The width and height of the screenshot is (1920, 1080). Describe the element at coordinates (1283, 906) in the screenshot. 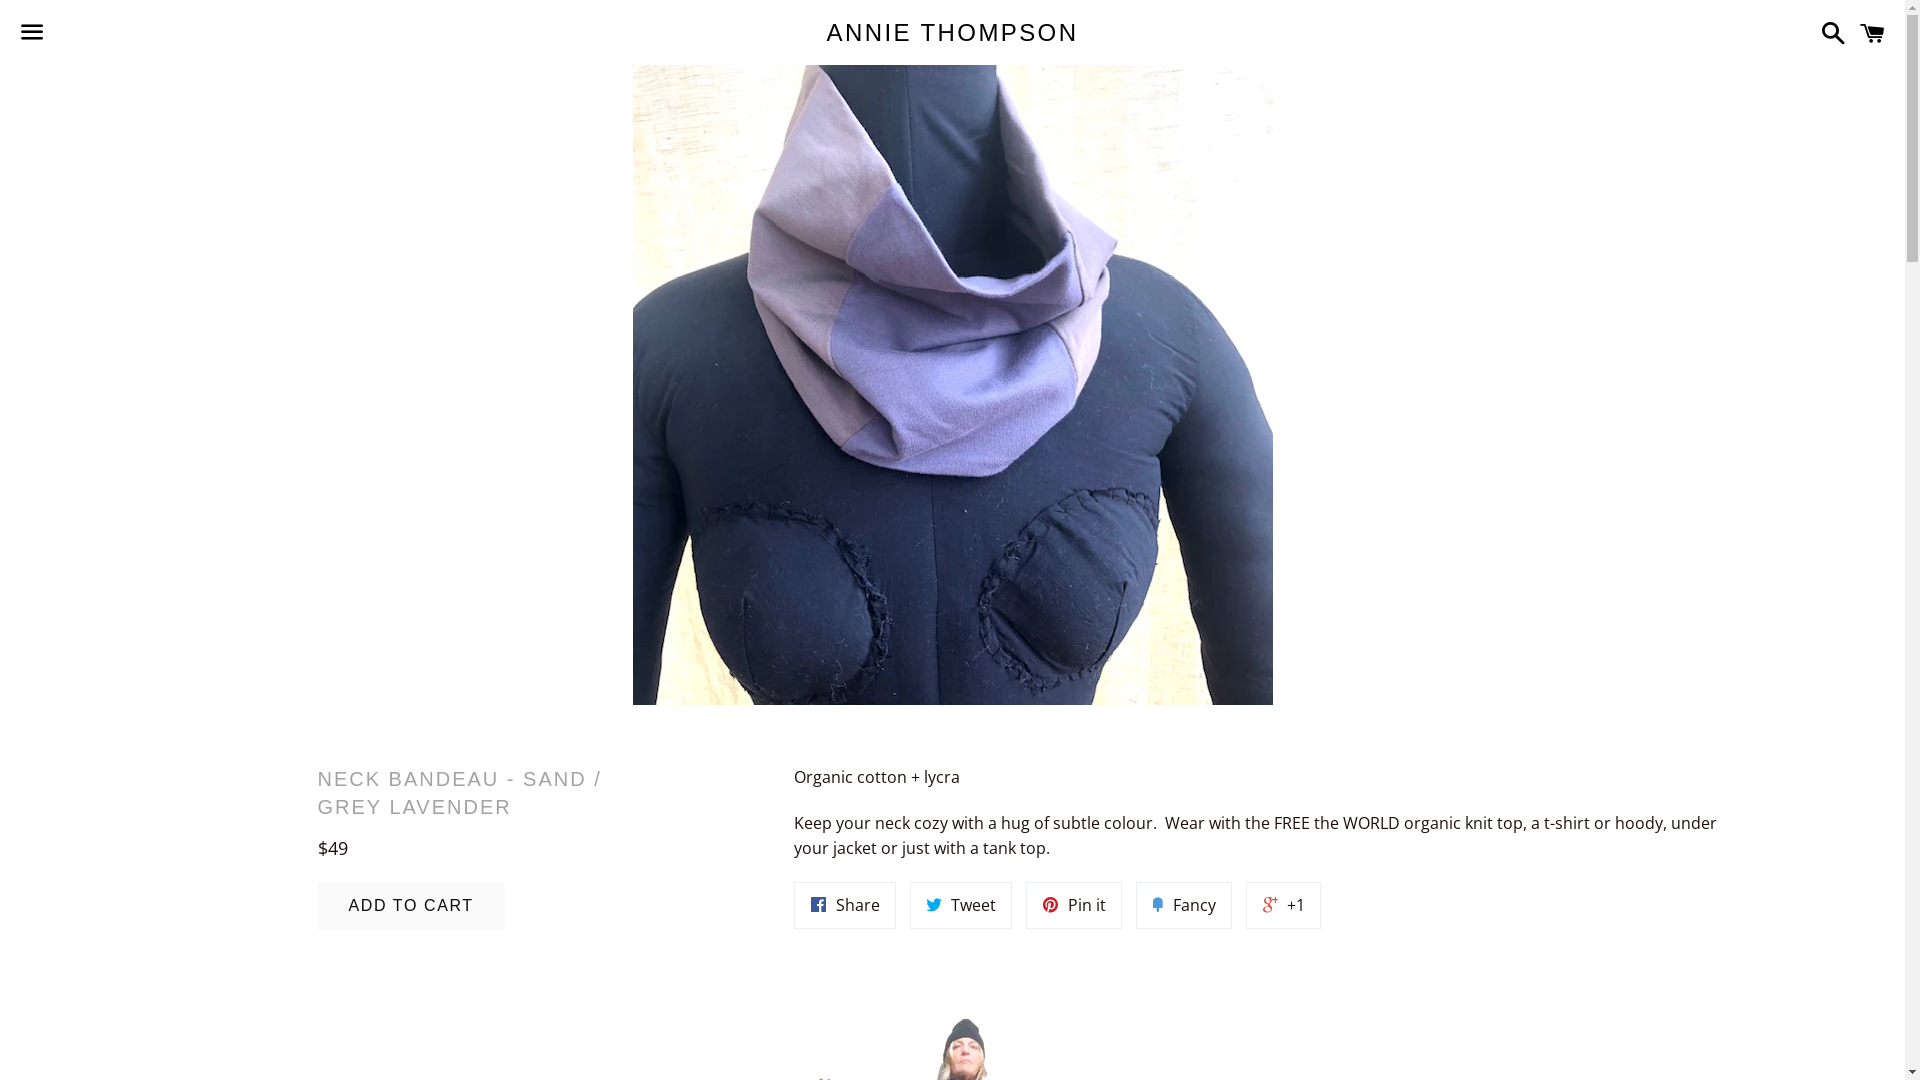

I see `'+1'` at that location.